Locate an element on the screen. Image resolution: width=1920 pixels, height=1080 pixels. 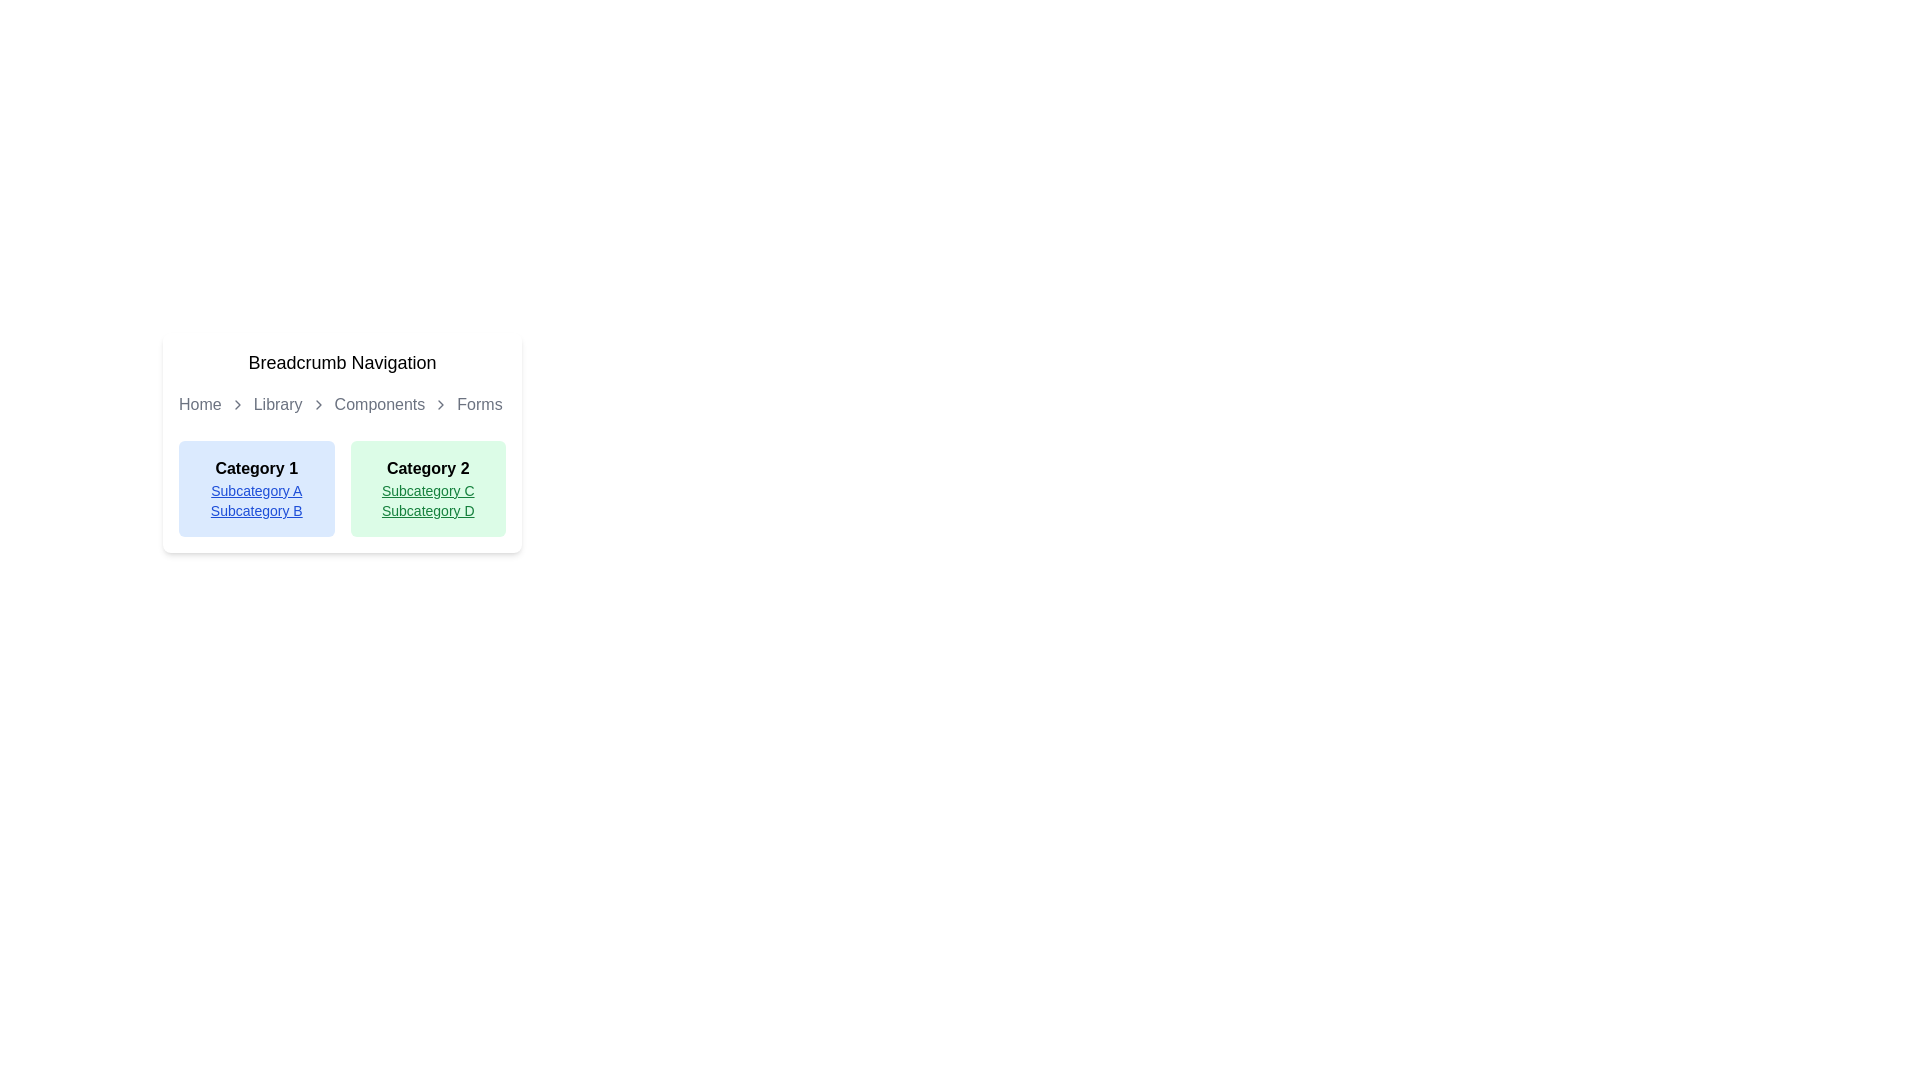
the informational text label indicating 'Subcategory C', which is the first item in the vertical list within 'Category 2', positioned above 'Subcategory D' is located at coordinates (427, 490).